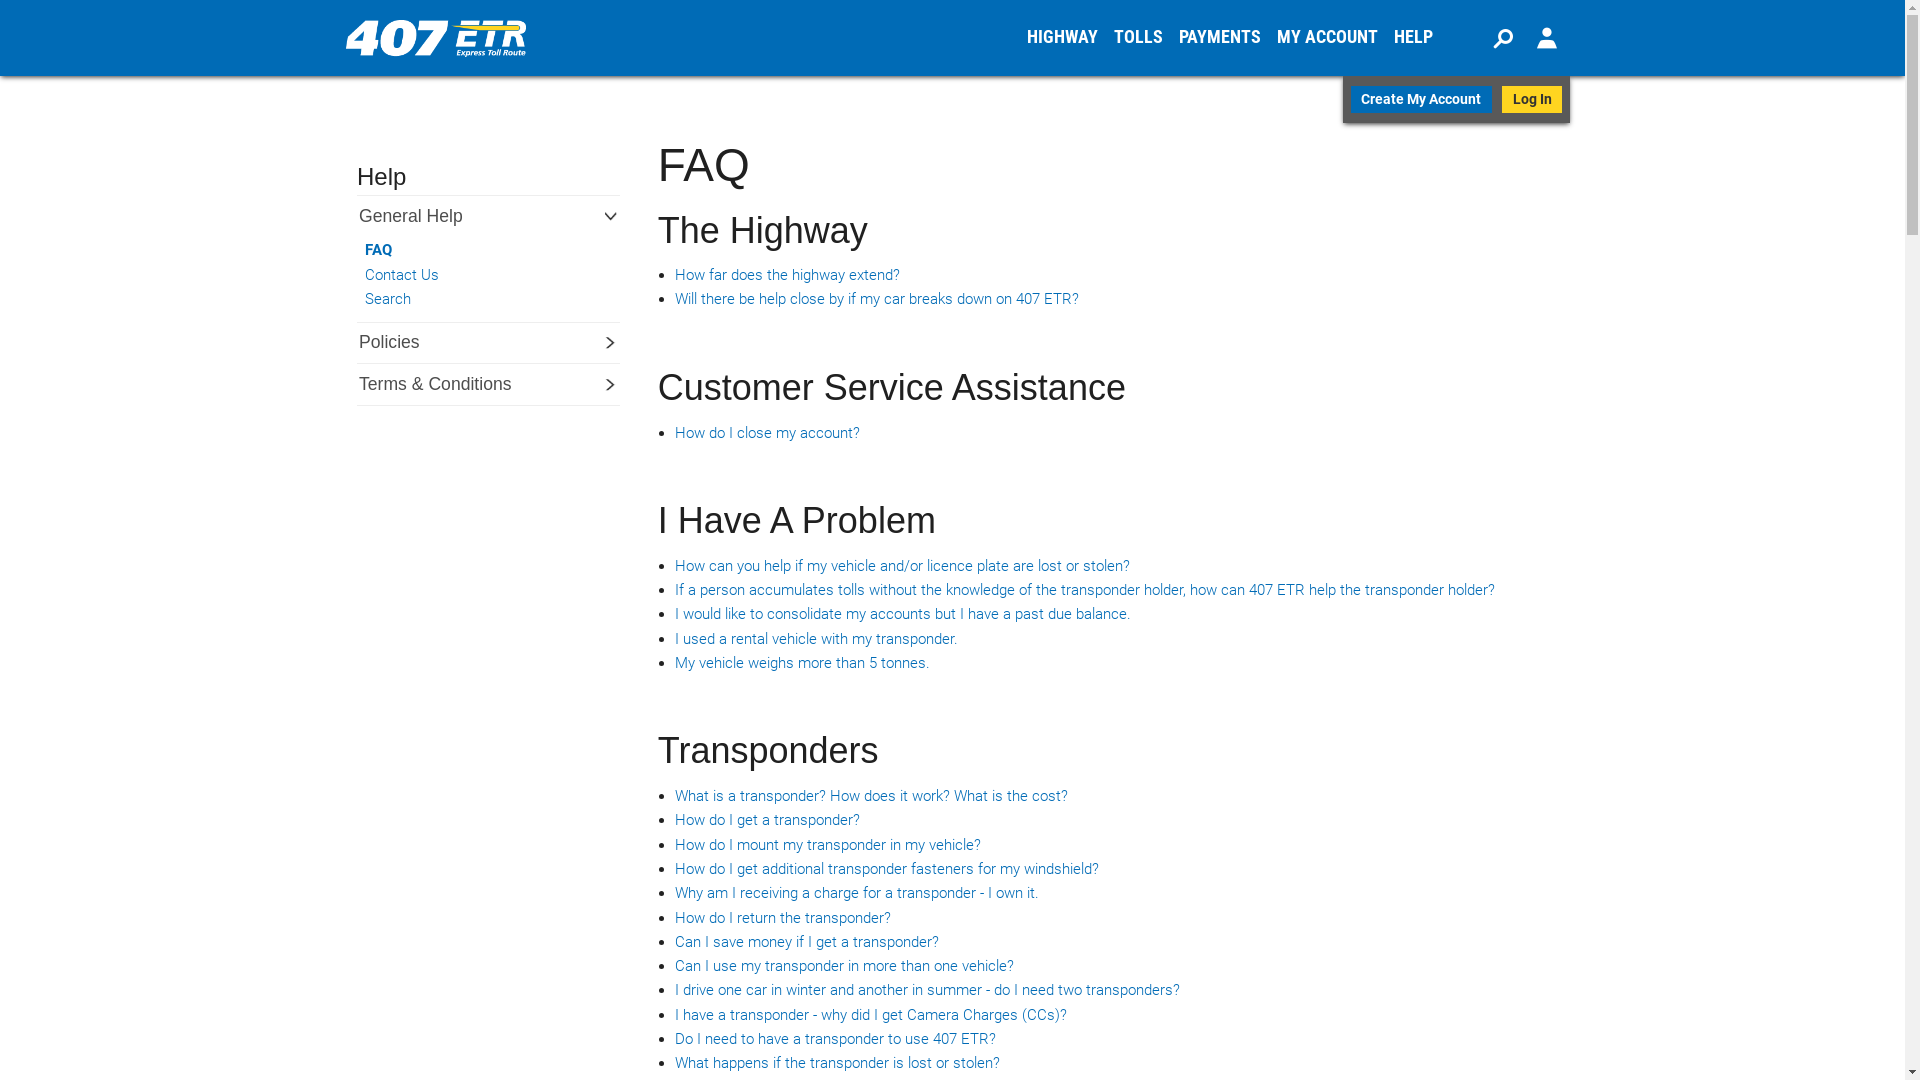 Image resolution: width=1920 pixels, height=1080 pixels. Describe the element at coordinates (870, 1014) in the screenshot. I see `'I have a transponder - why did I get Camera Charges (CCs)?'` at that location.